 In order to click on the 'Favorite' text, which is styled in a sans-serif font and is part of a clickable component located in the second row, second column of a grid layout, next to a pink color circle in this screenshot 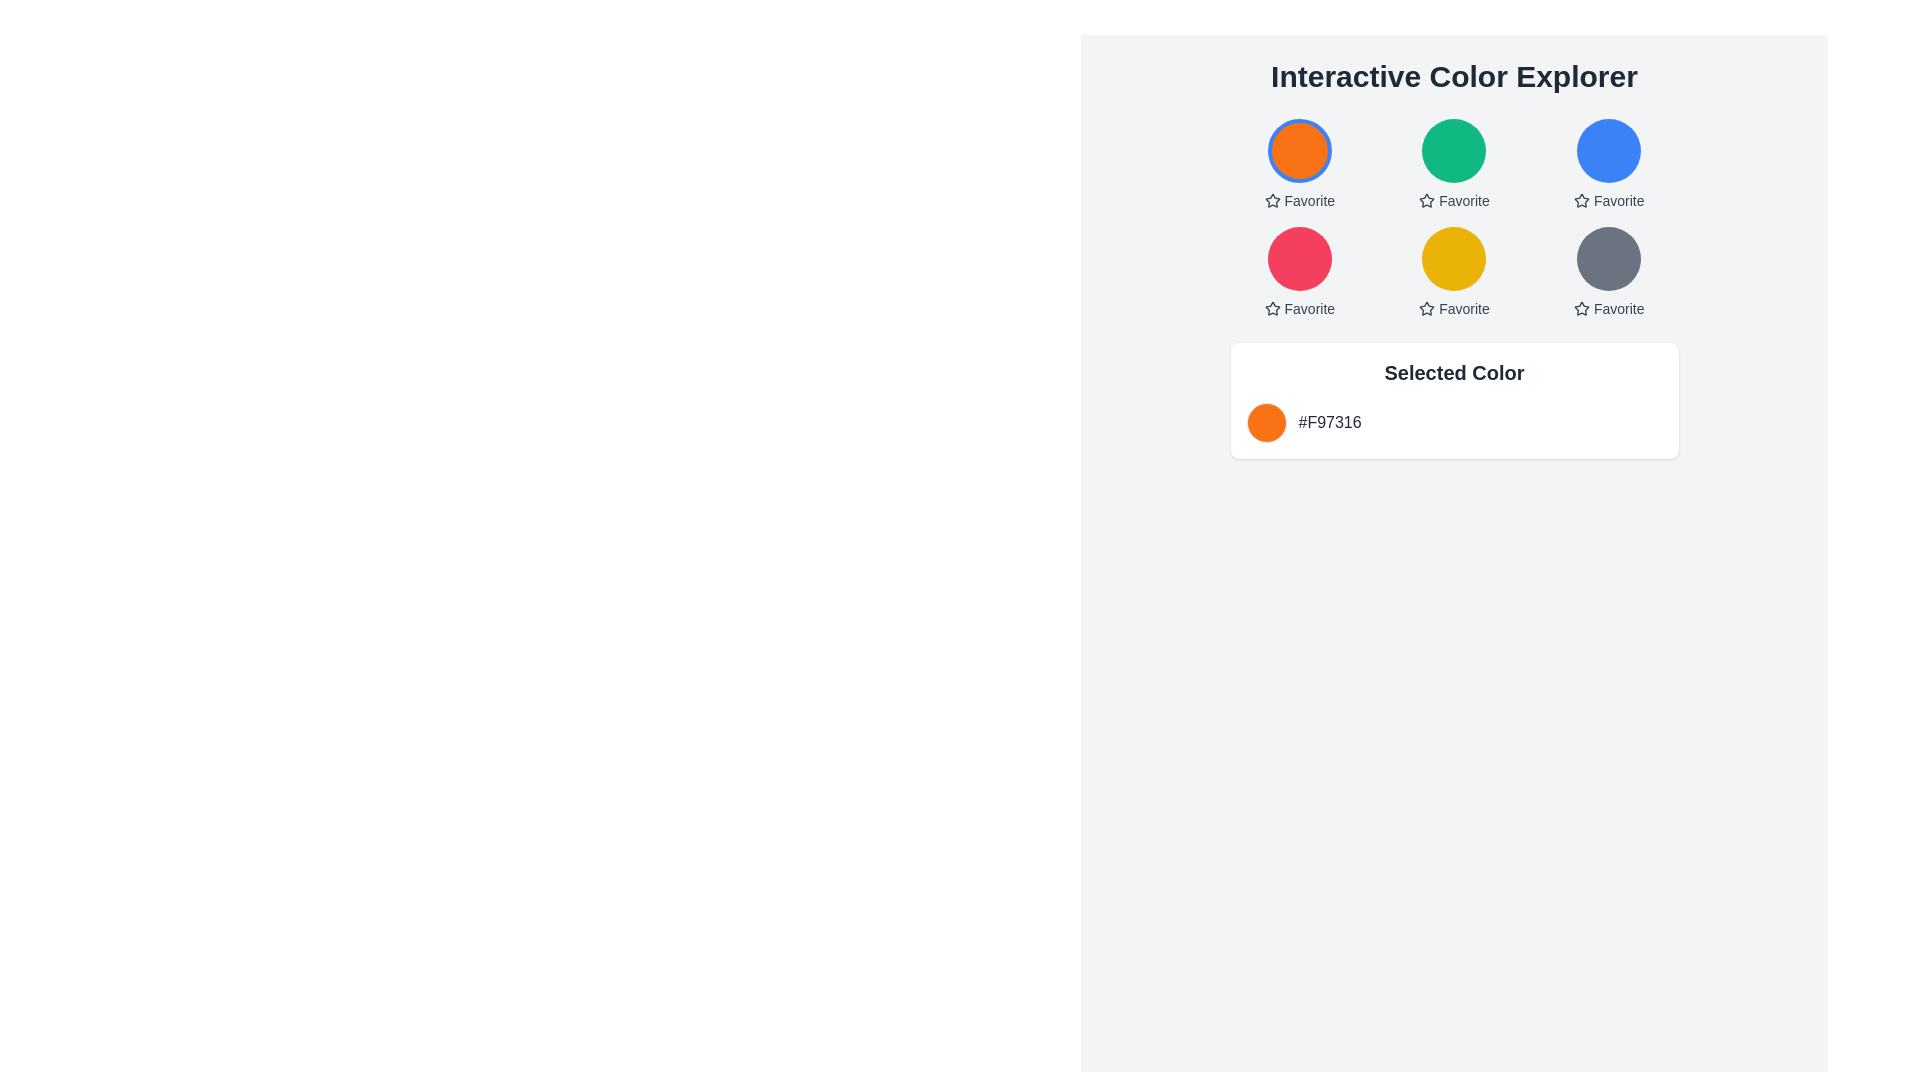, I will do `click(1309, 308)`.